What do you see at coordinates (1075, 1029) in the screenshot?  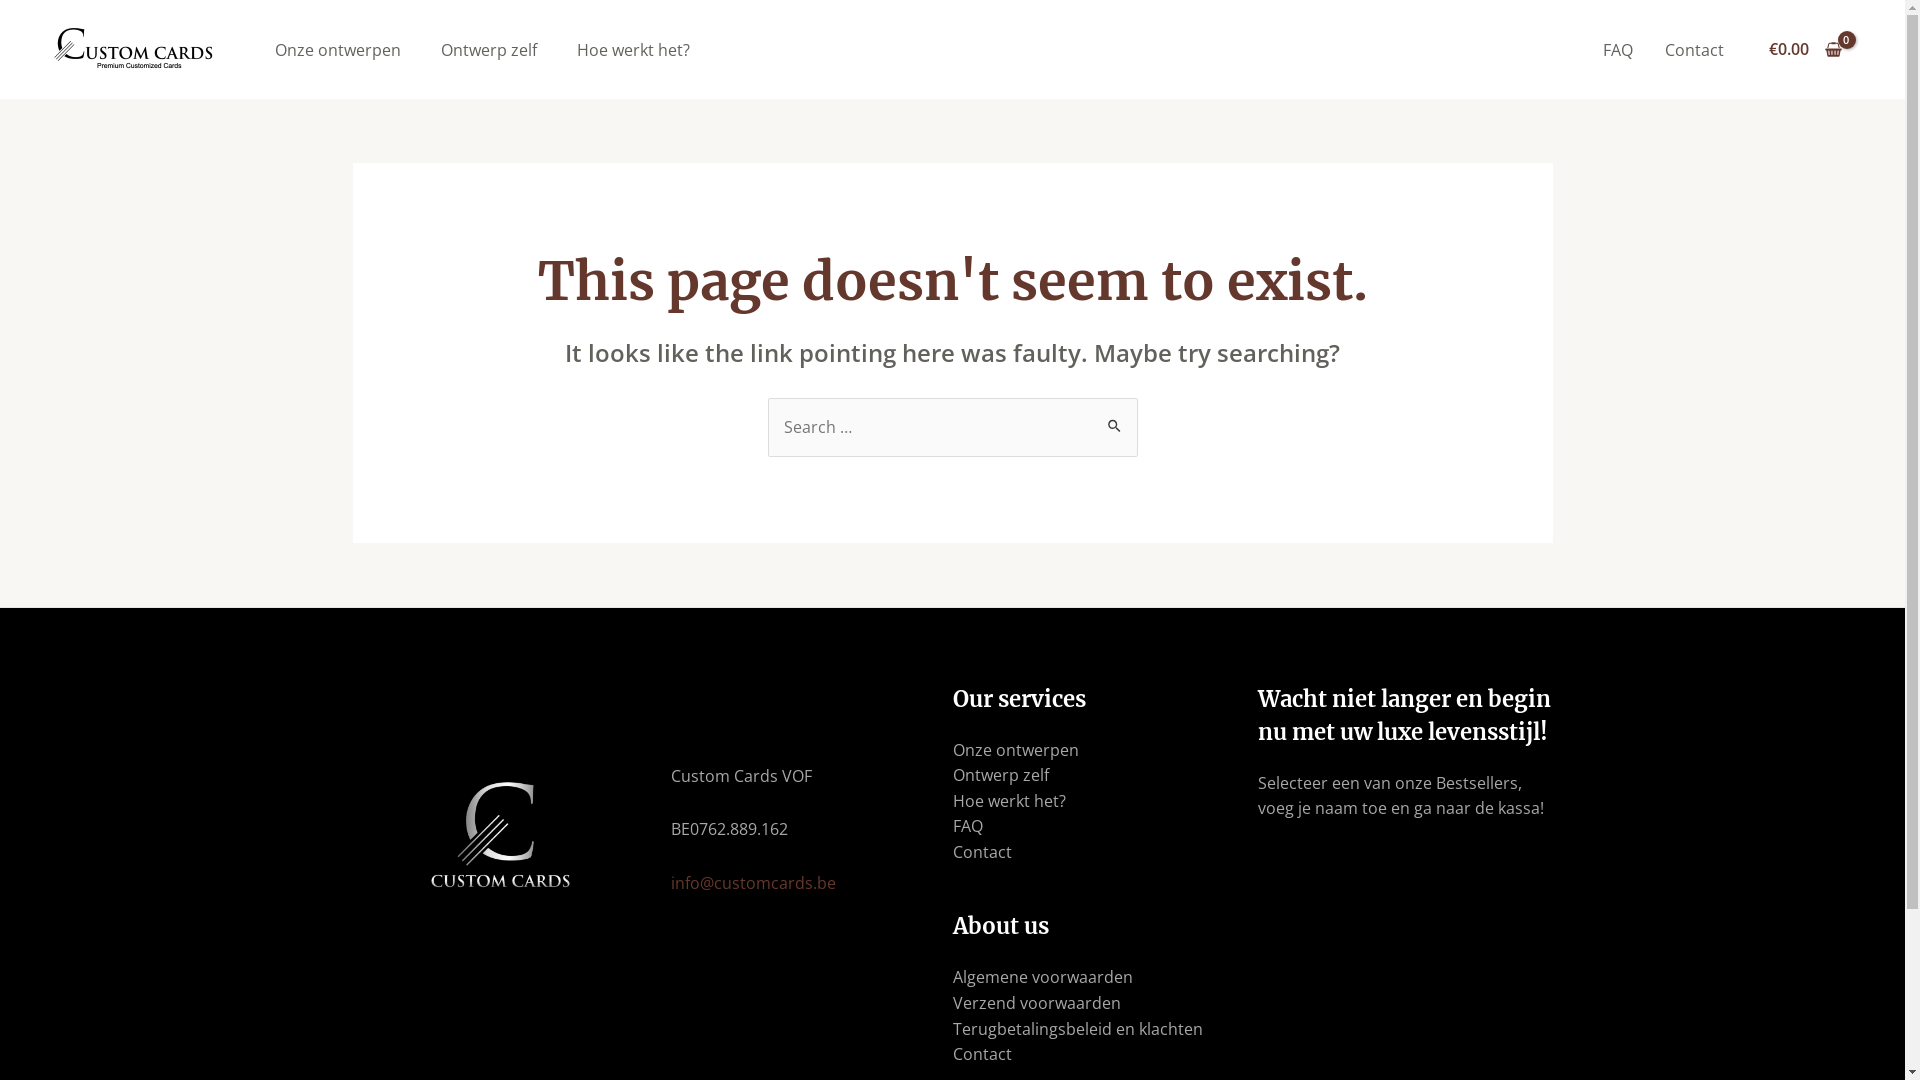 I see `'Terugbetalingsbeleid en klachten'` at bounding box center [1075, 1029].